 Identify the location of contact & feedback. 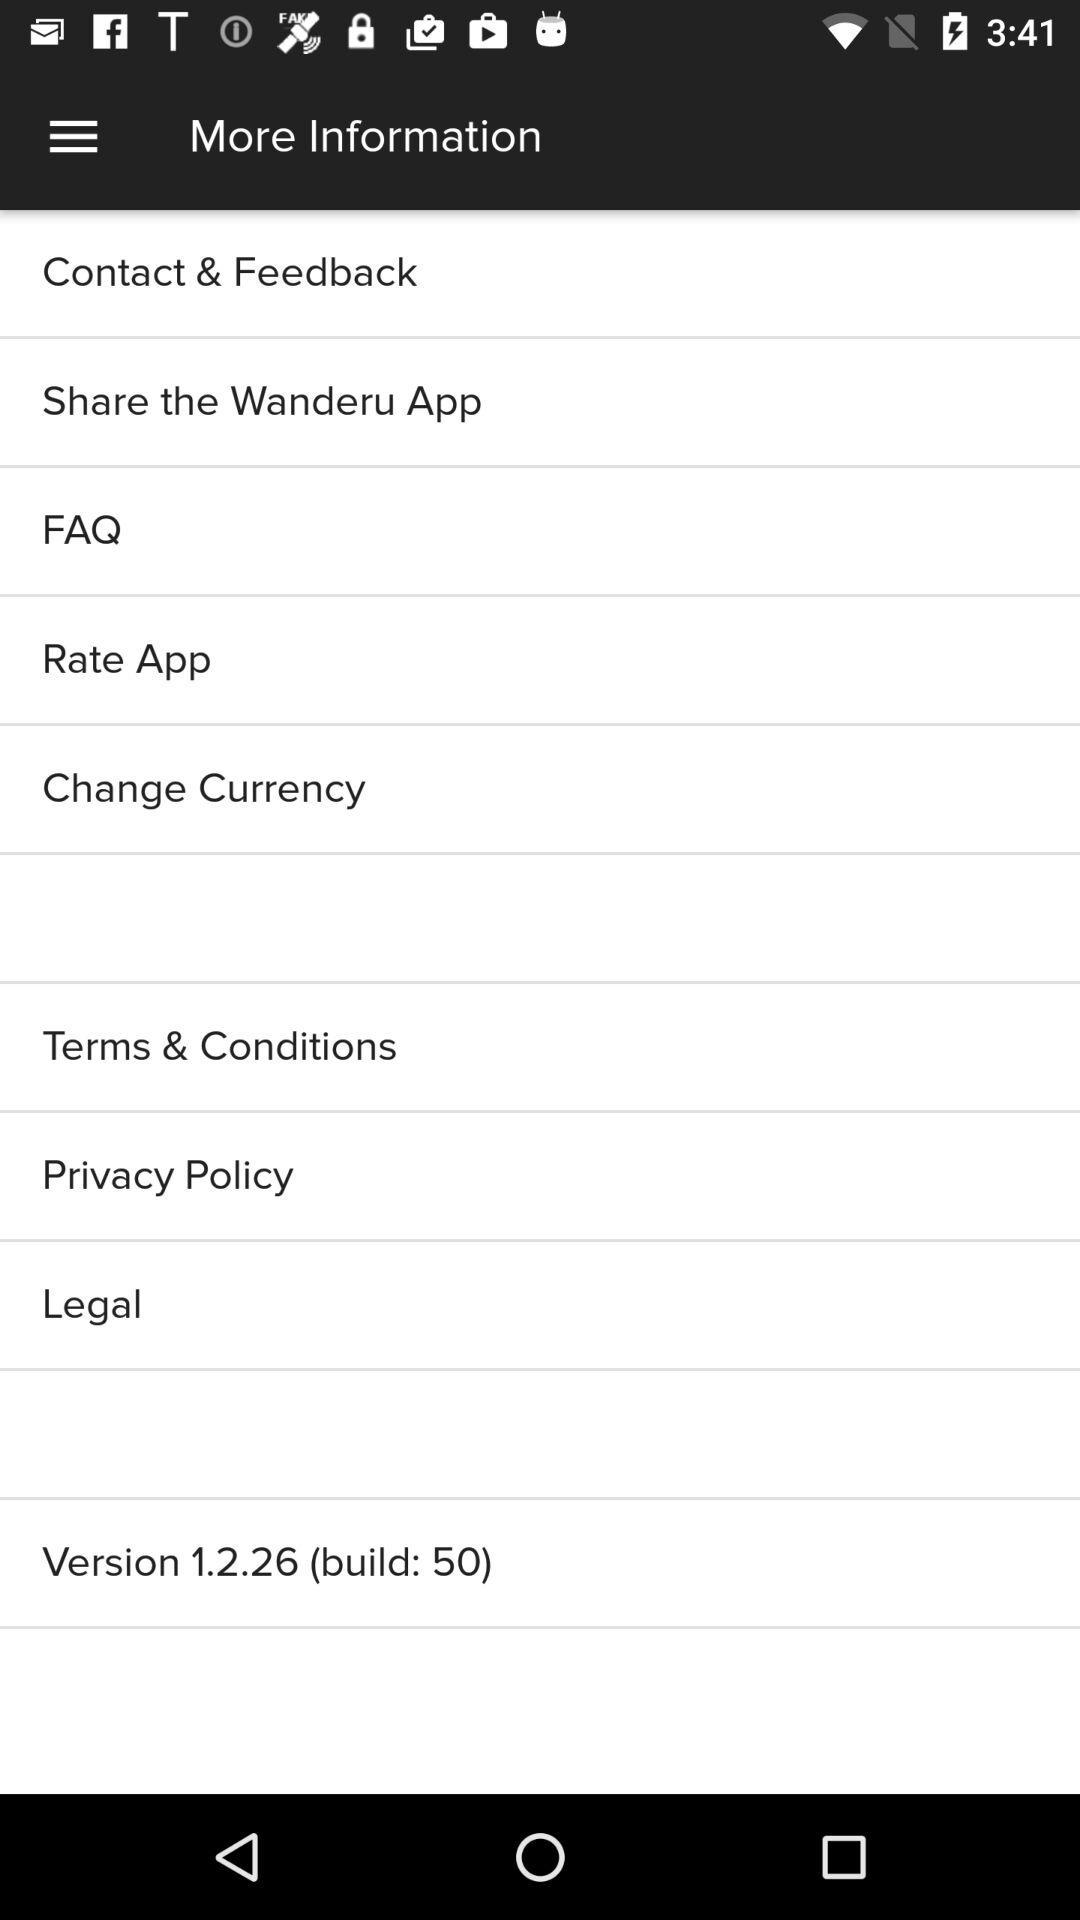
(540, 272).